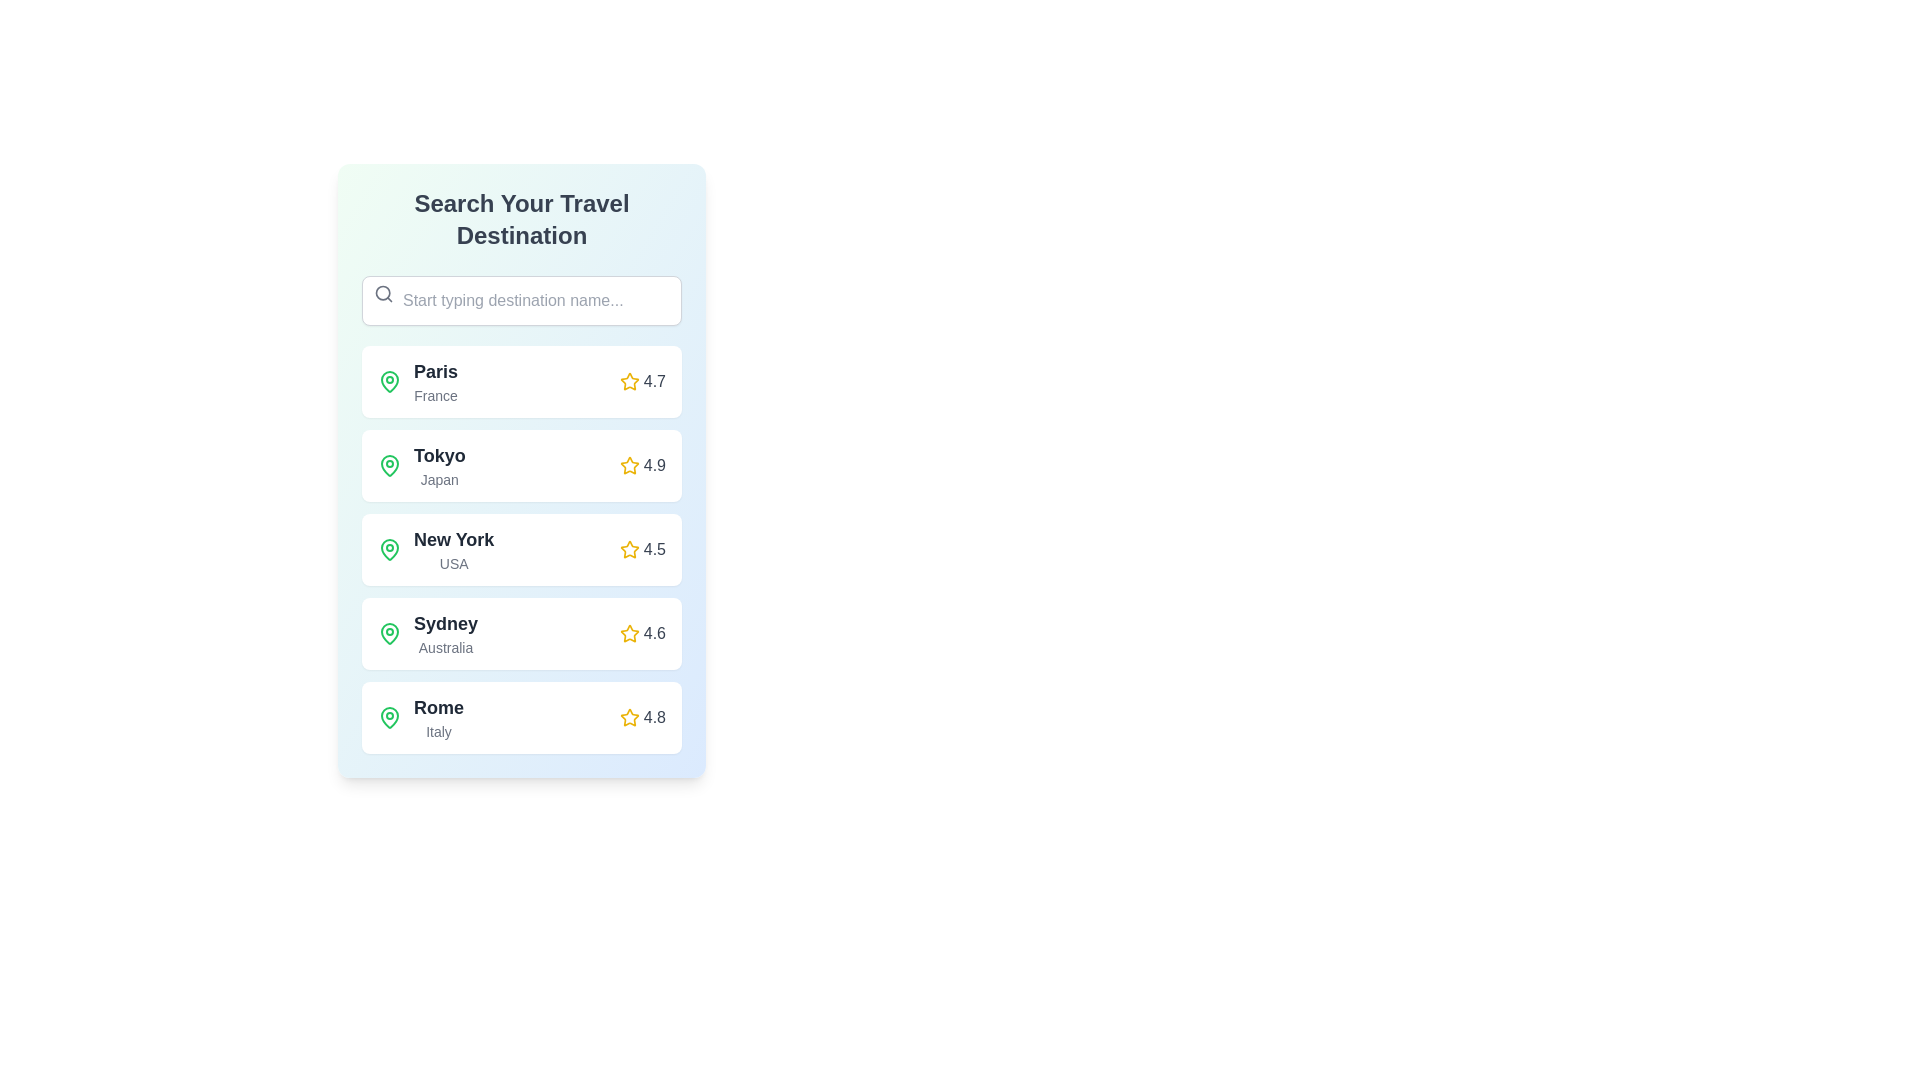 This screenshot has width=1920, height=1080. What do you see at coordinates (522, 466) in the screenshot?
I see `the destination card for Tokyo, Japan, which is the second item in the list of destinations in the selection interface` at bounding box center [522, 466].